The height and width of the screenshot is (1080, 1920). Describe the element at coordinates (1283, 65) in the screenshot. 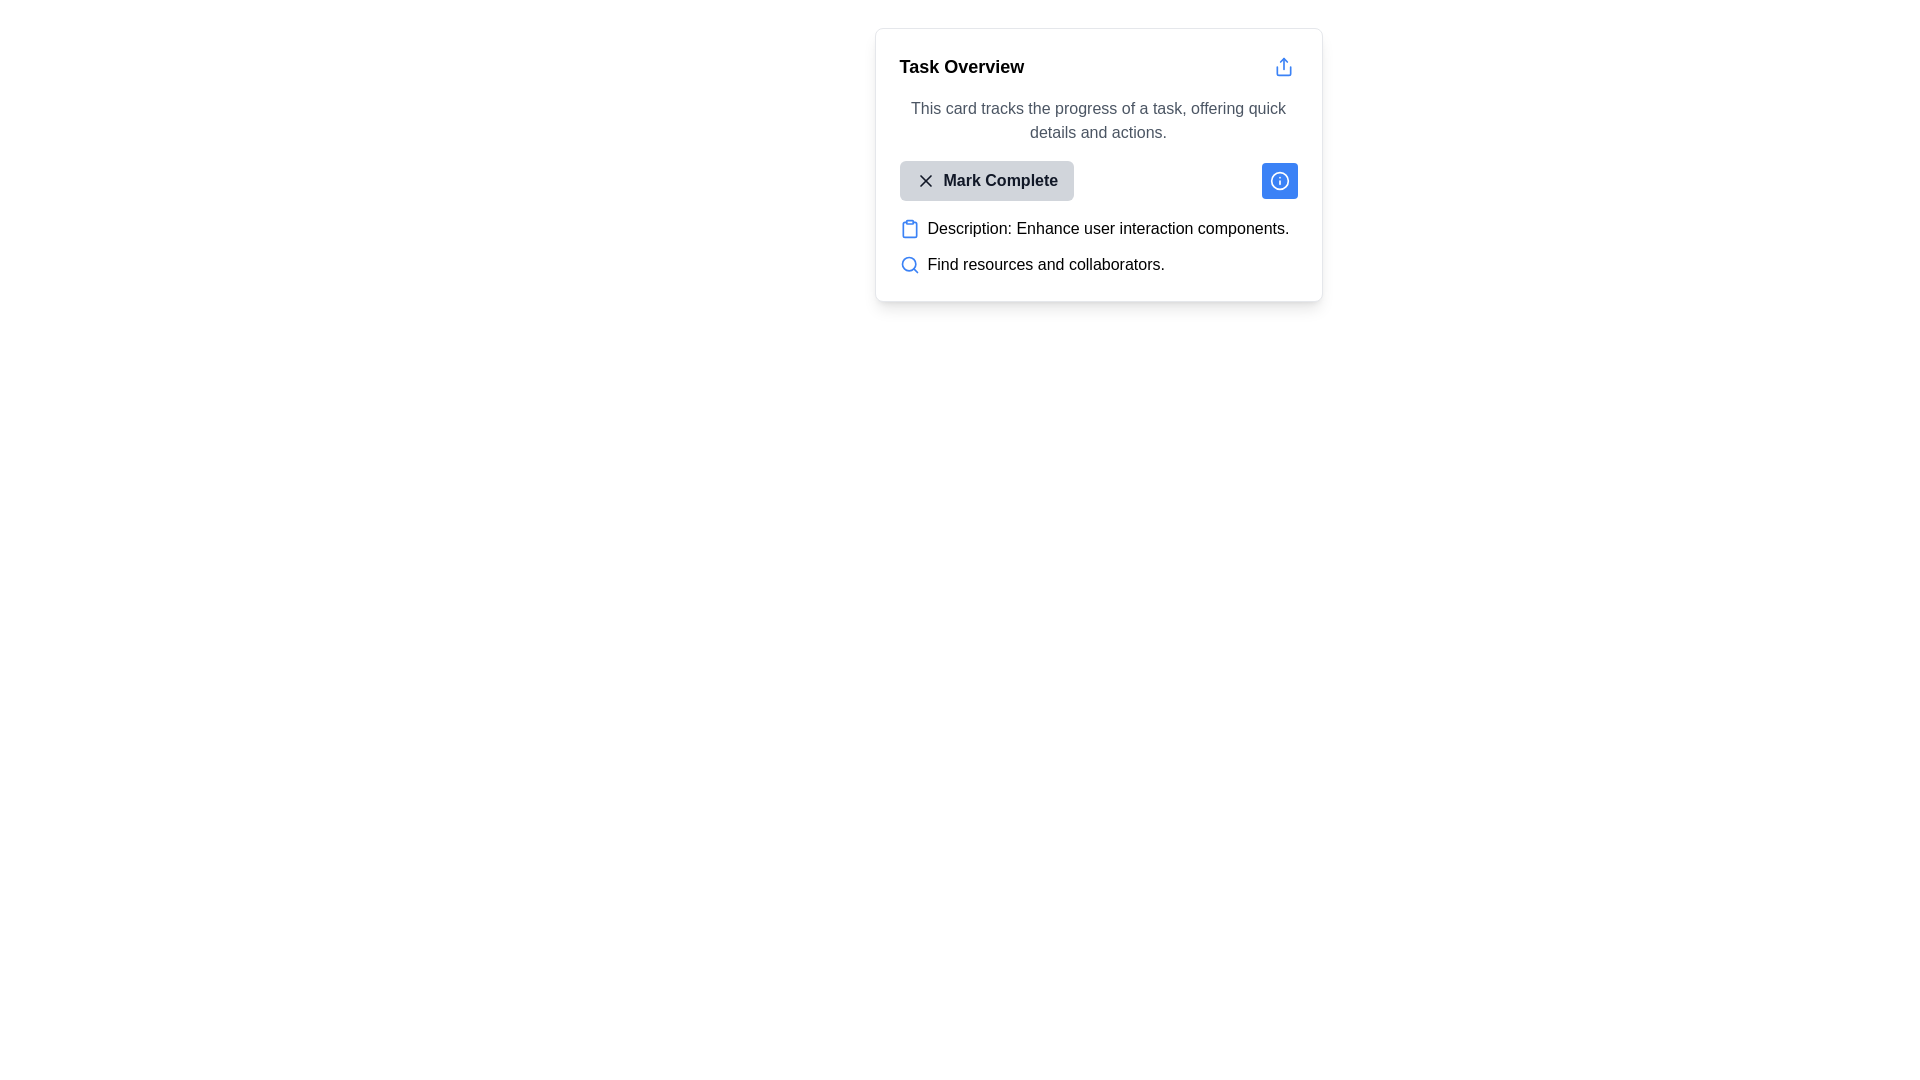

I see `the 'share' button with an SVG icon located at the top-right corner of the 'Task Overview' card layout` at that location.